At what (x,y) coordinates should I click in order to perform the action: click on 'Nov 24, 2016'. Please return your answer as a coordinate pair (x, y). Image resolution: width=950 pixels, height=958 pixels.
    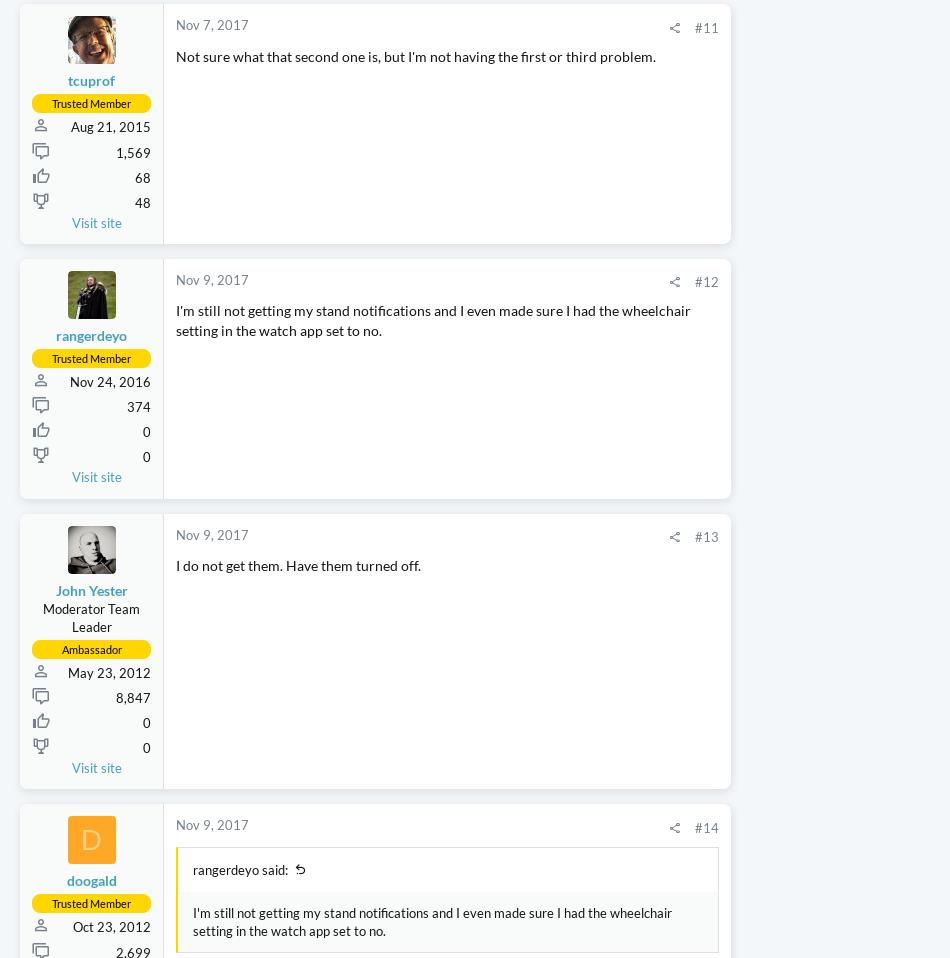
    Looking at the image, I should click on (110, 496).